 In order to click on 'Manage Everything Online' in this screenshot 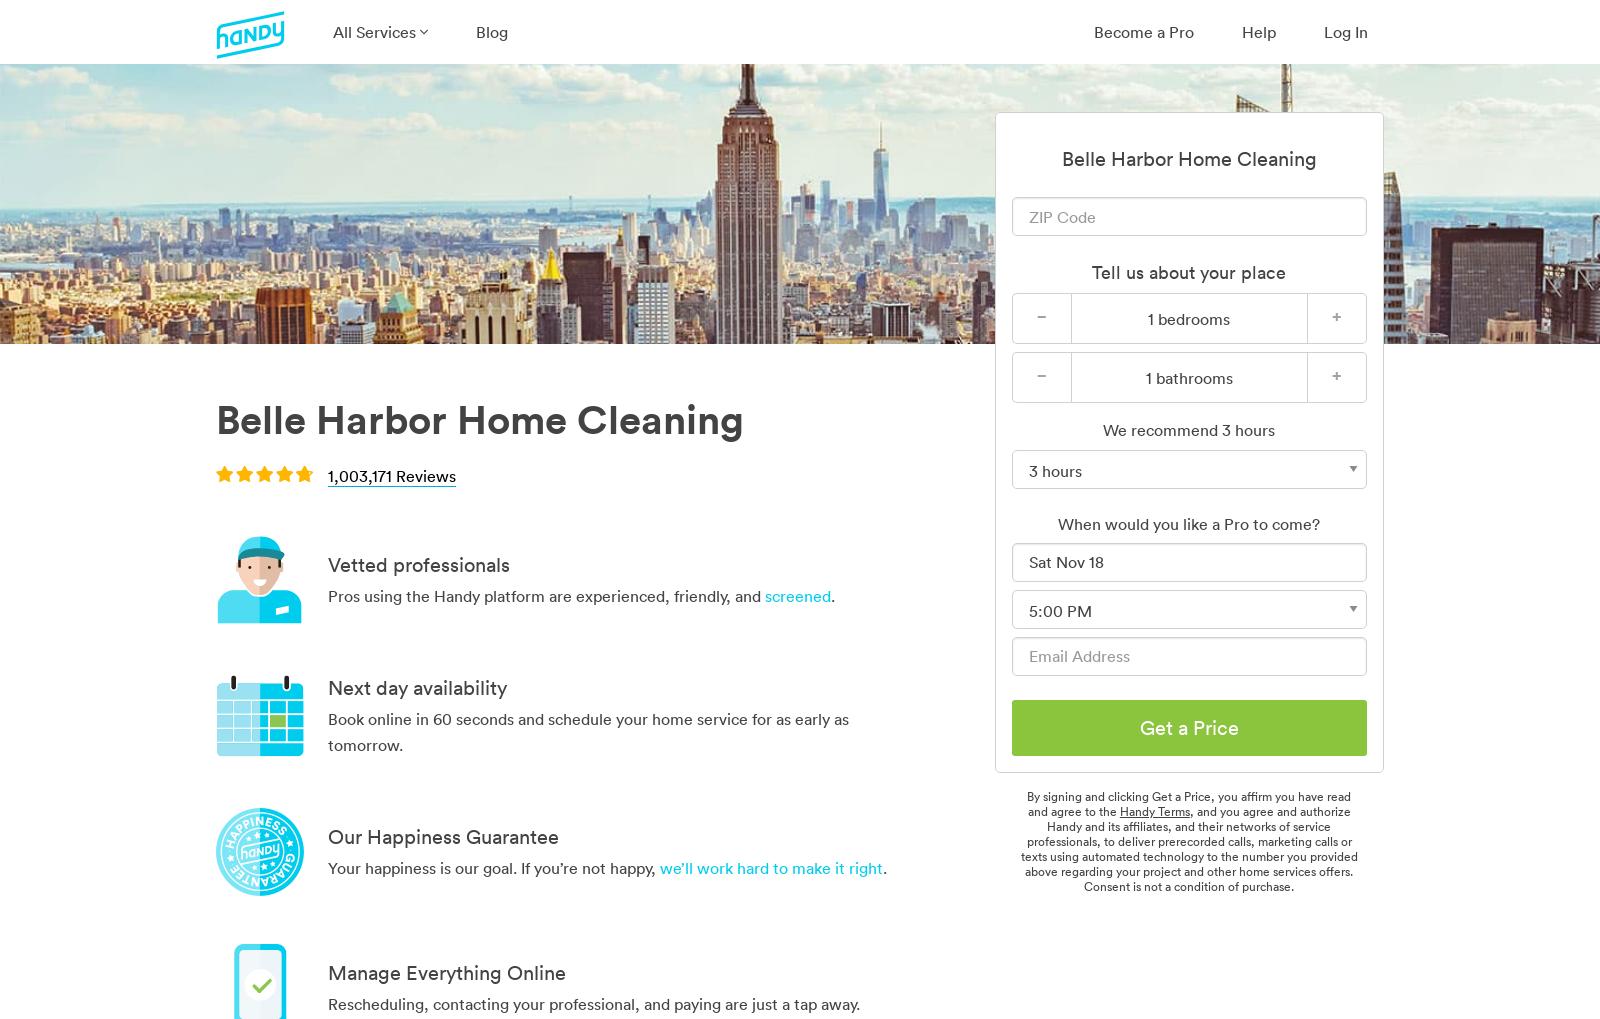, I will do `click(446, 971)`.